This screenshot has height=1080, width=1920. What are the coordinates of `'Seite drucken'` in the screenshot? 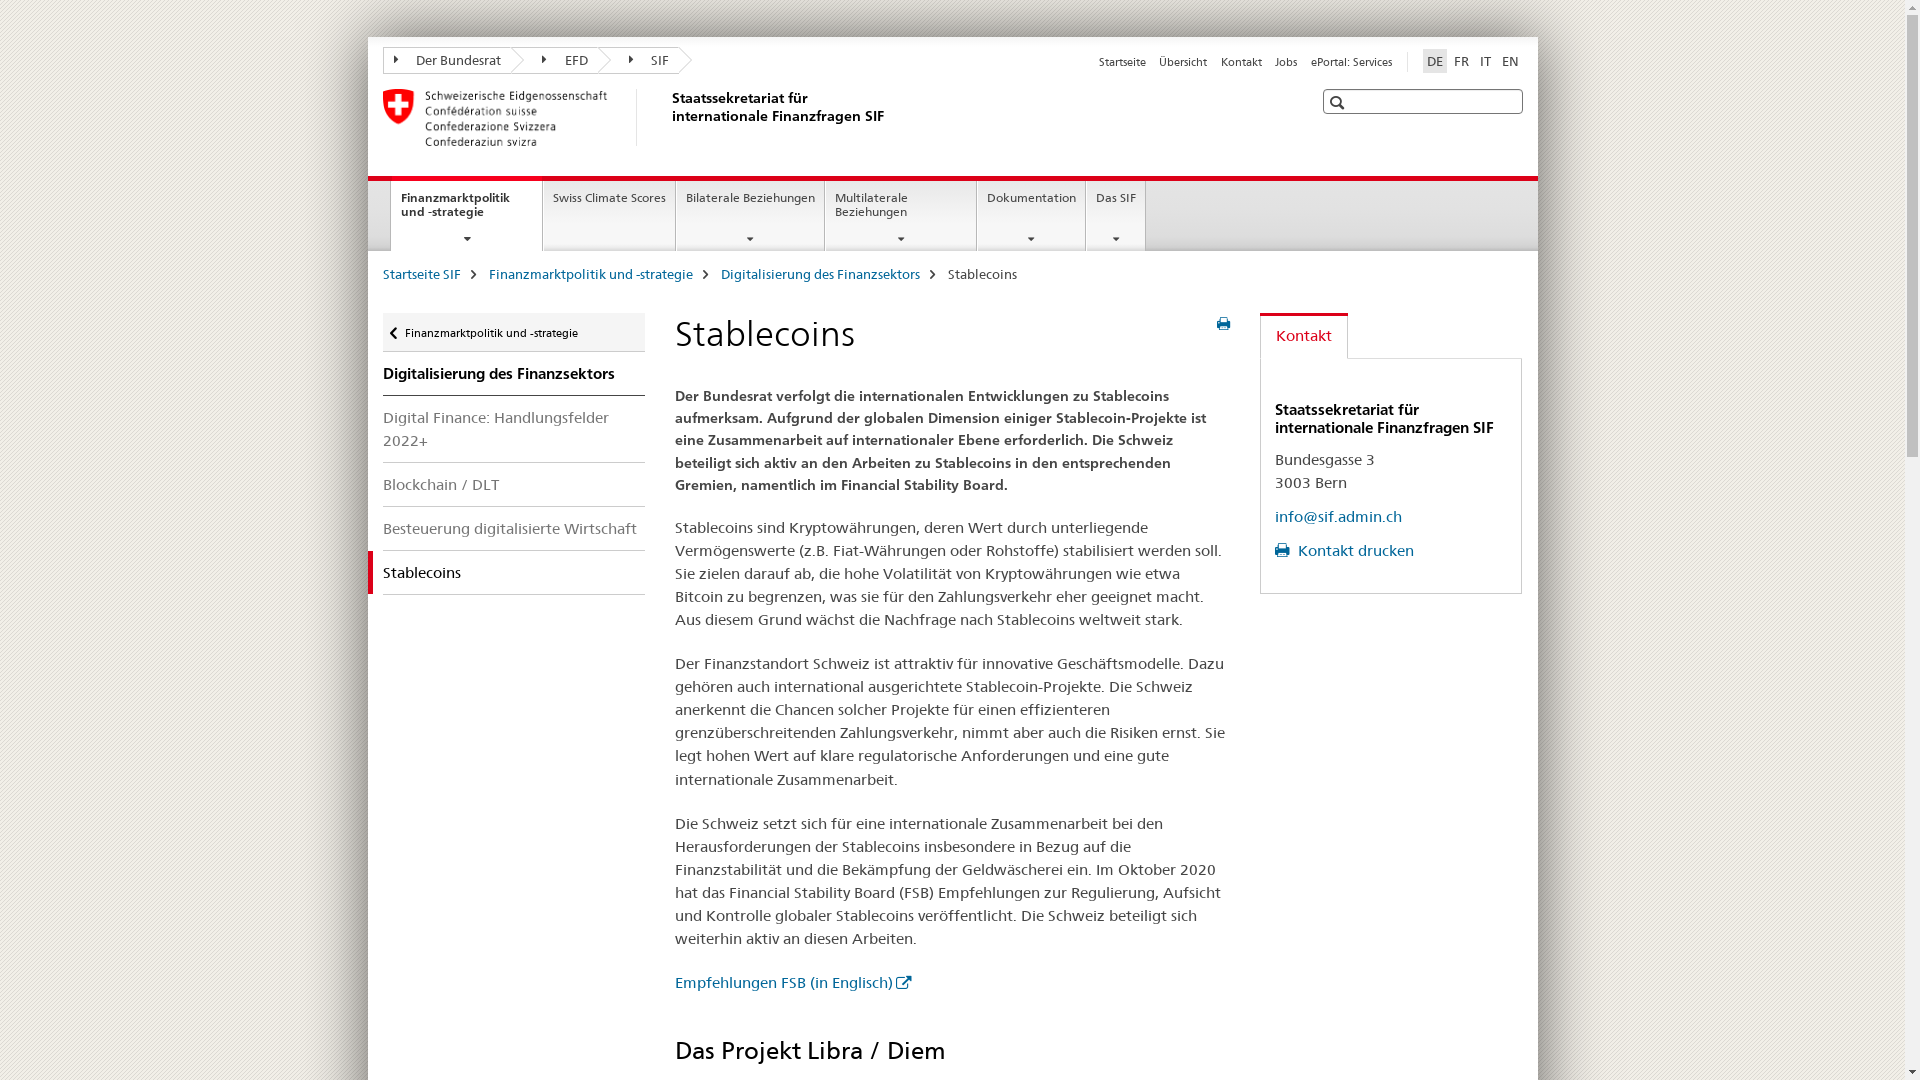 It's located at (1222, 323).